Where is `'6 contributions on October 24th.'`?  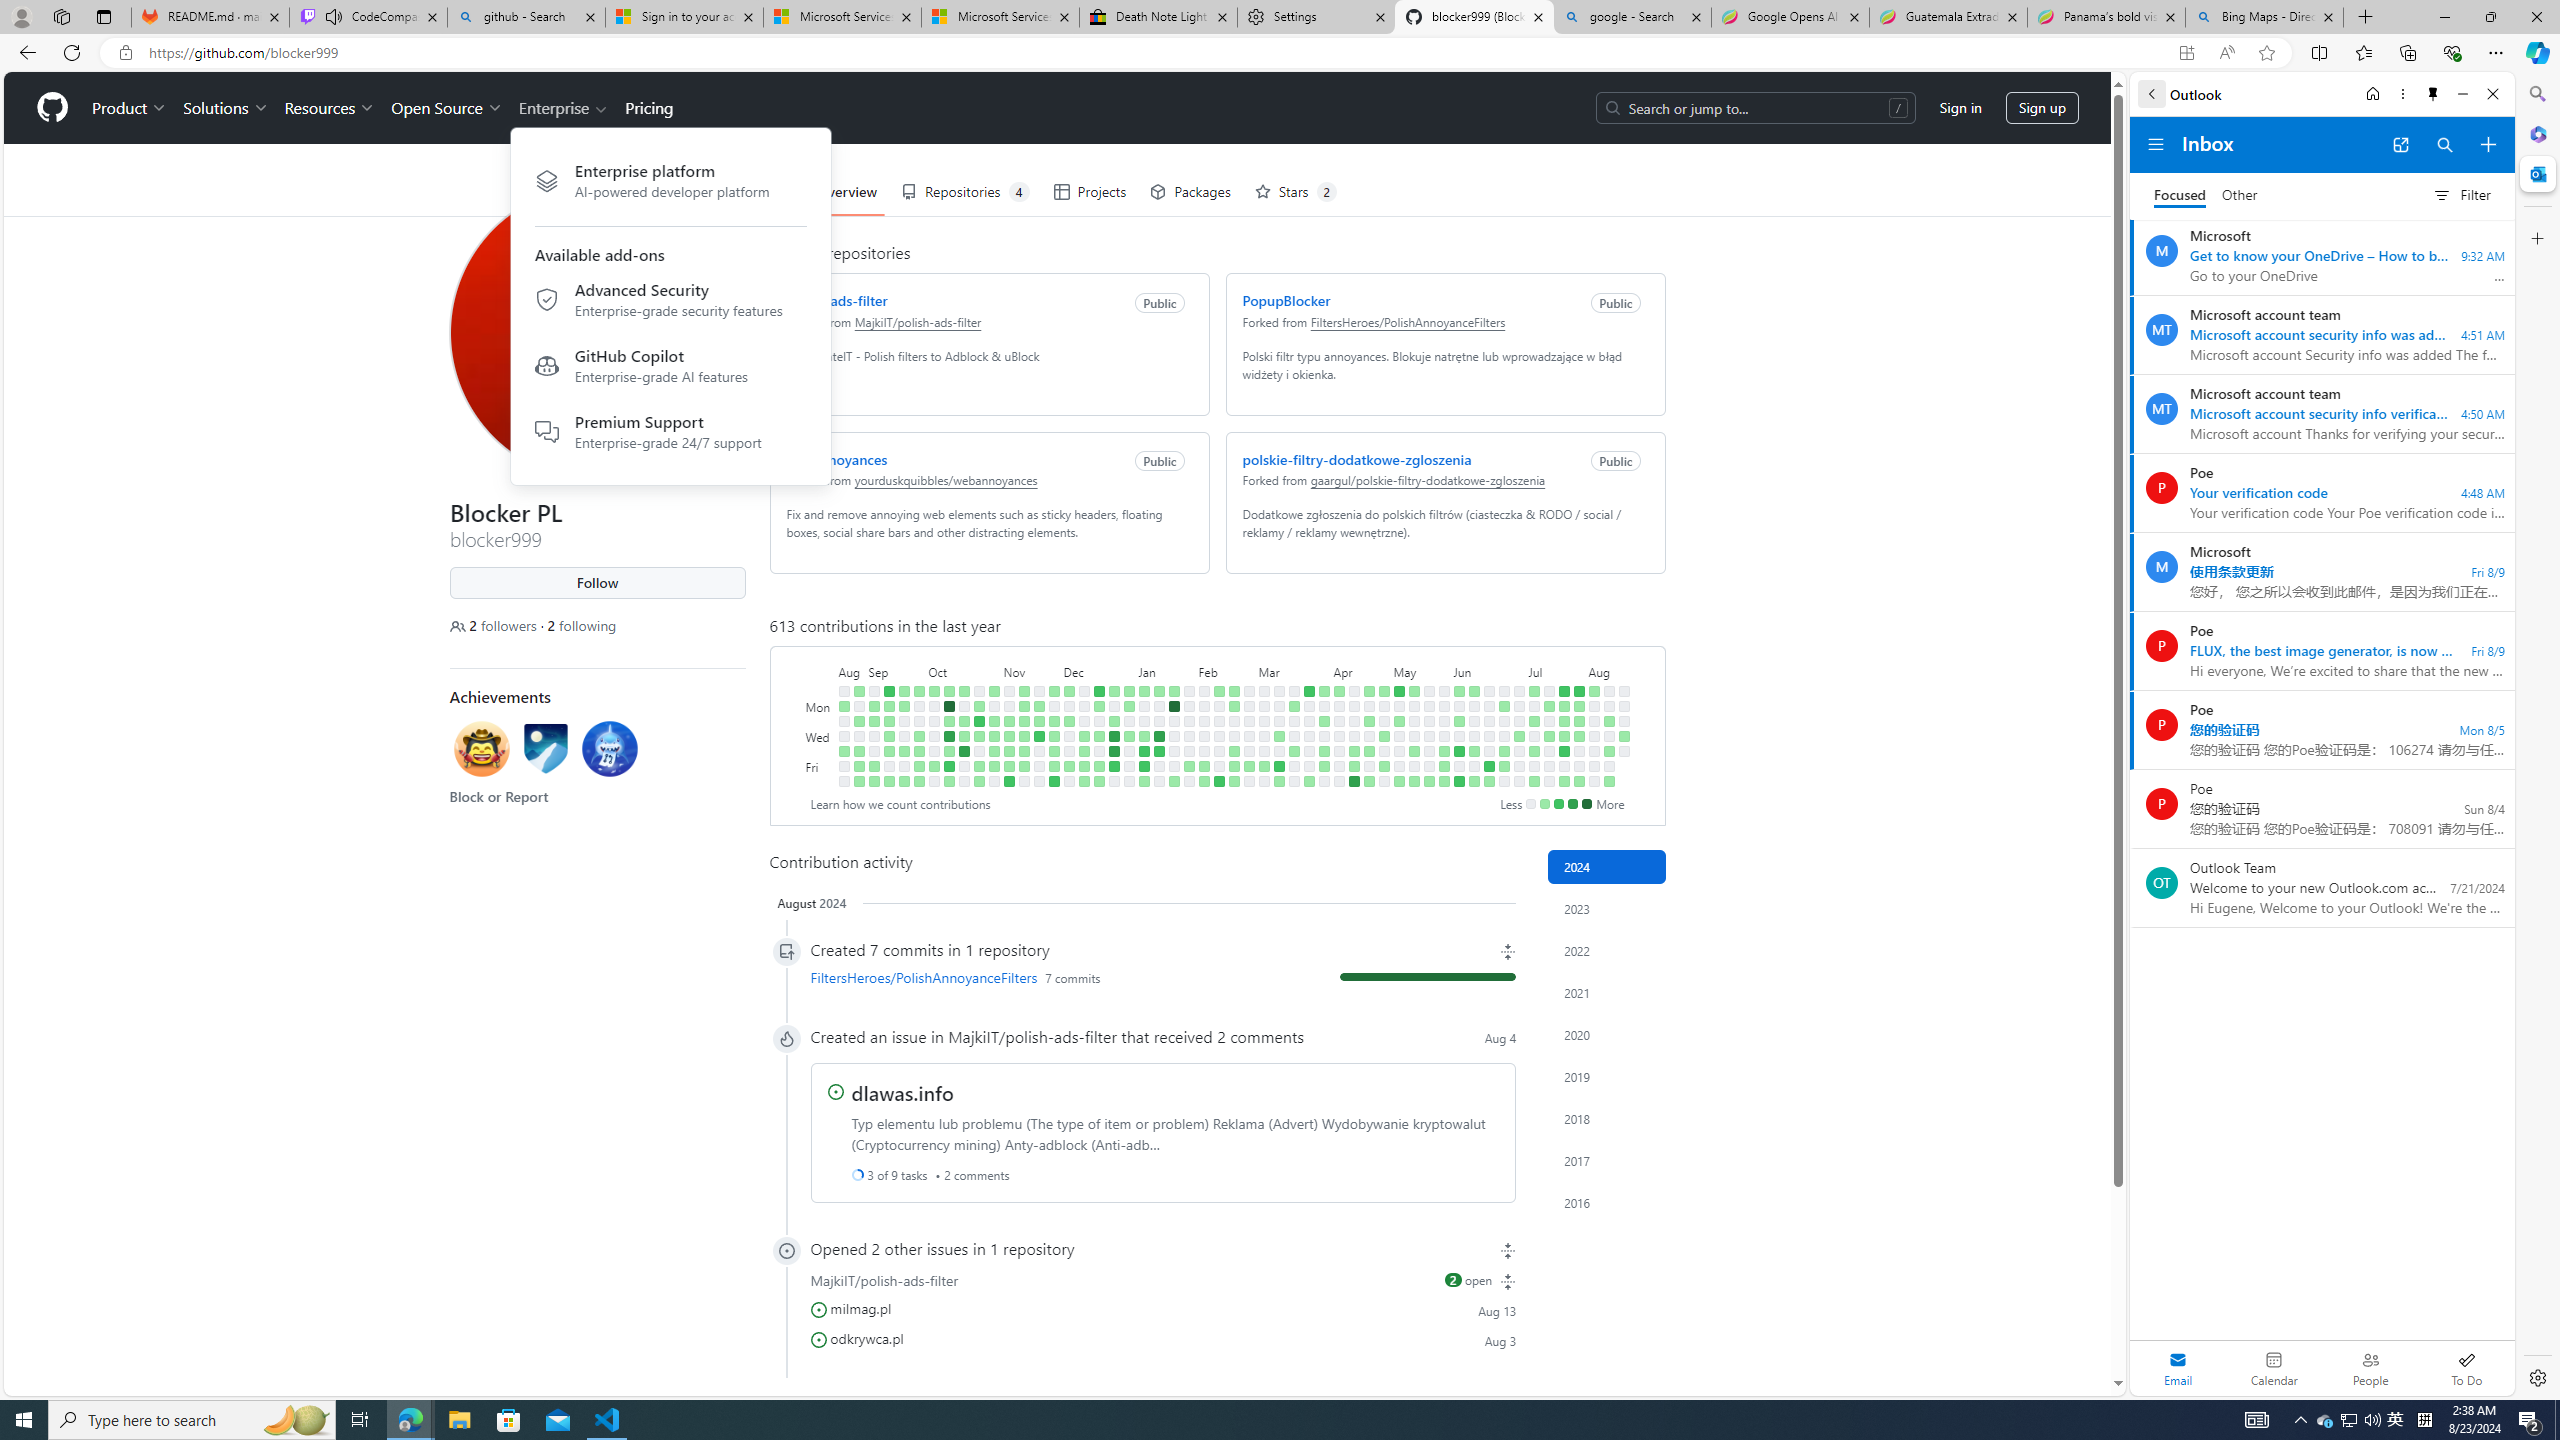
'6 contributions on October 24th.' is located at coordinates (978, 720).